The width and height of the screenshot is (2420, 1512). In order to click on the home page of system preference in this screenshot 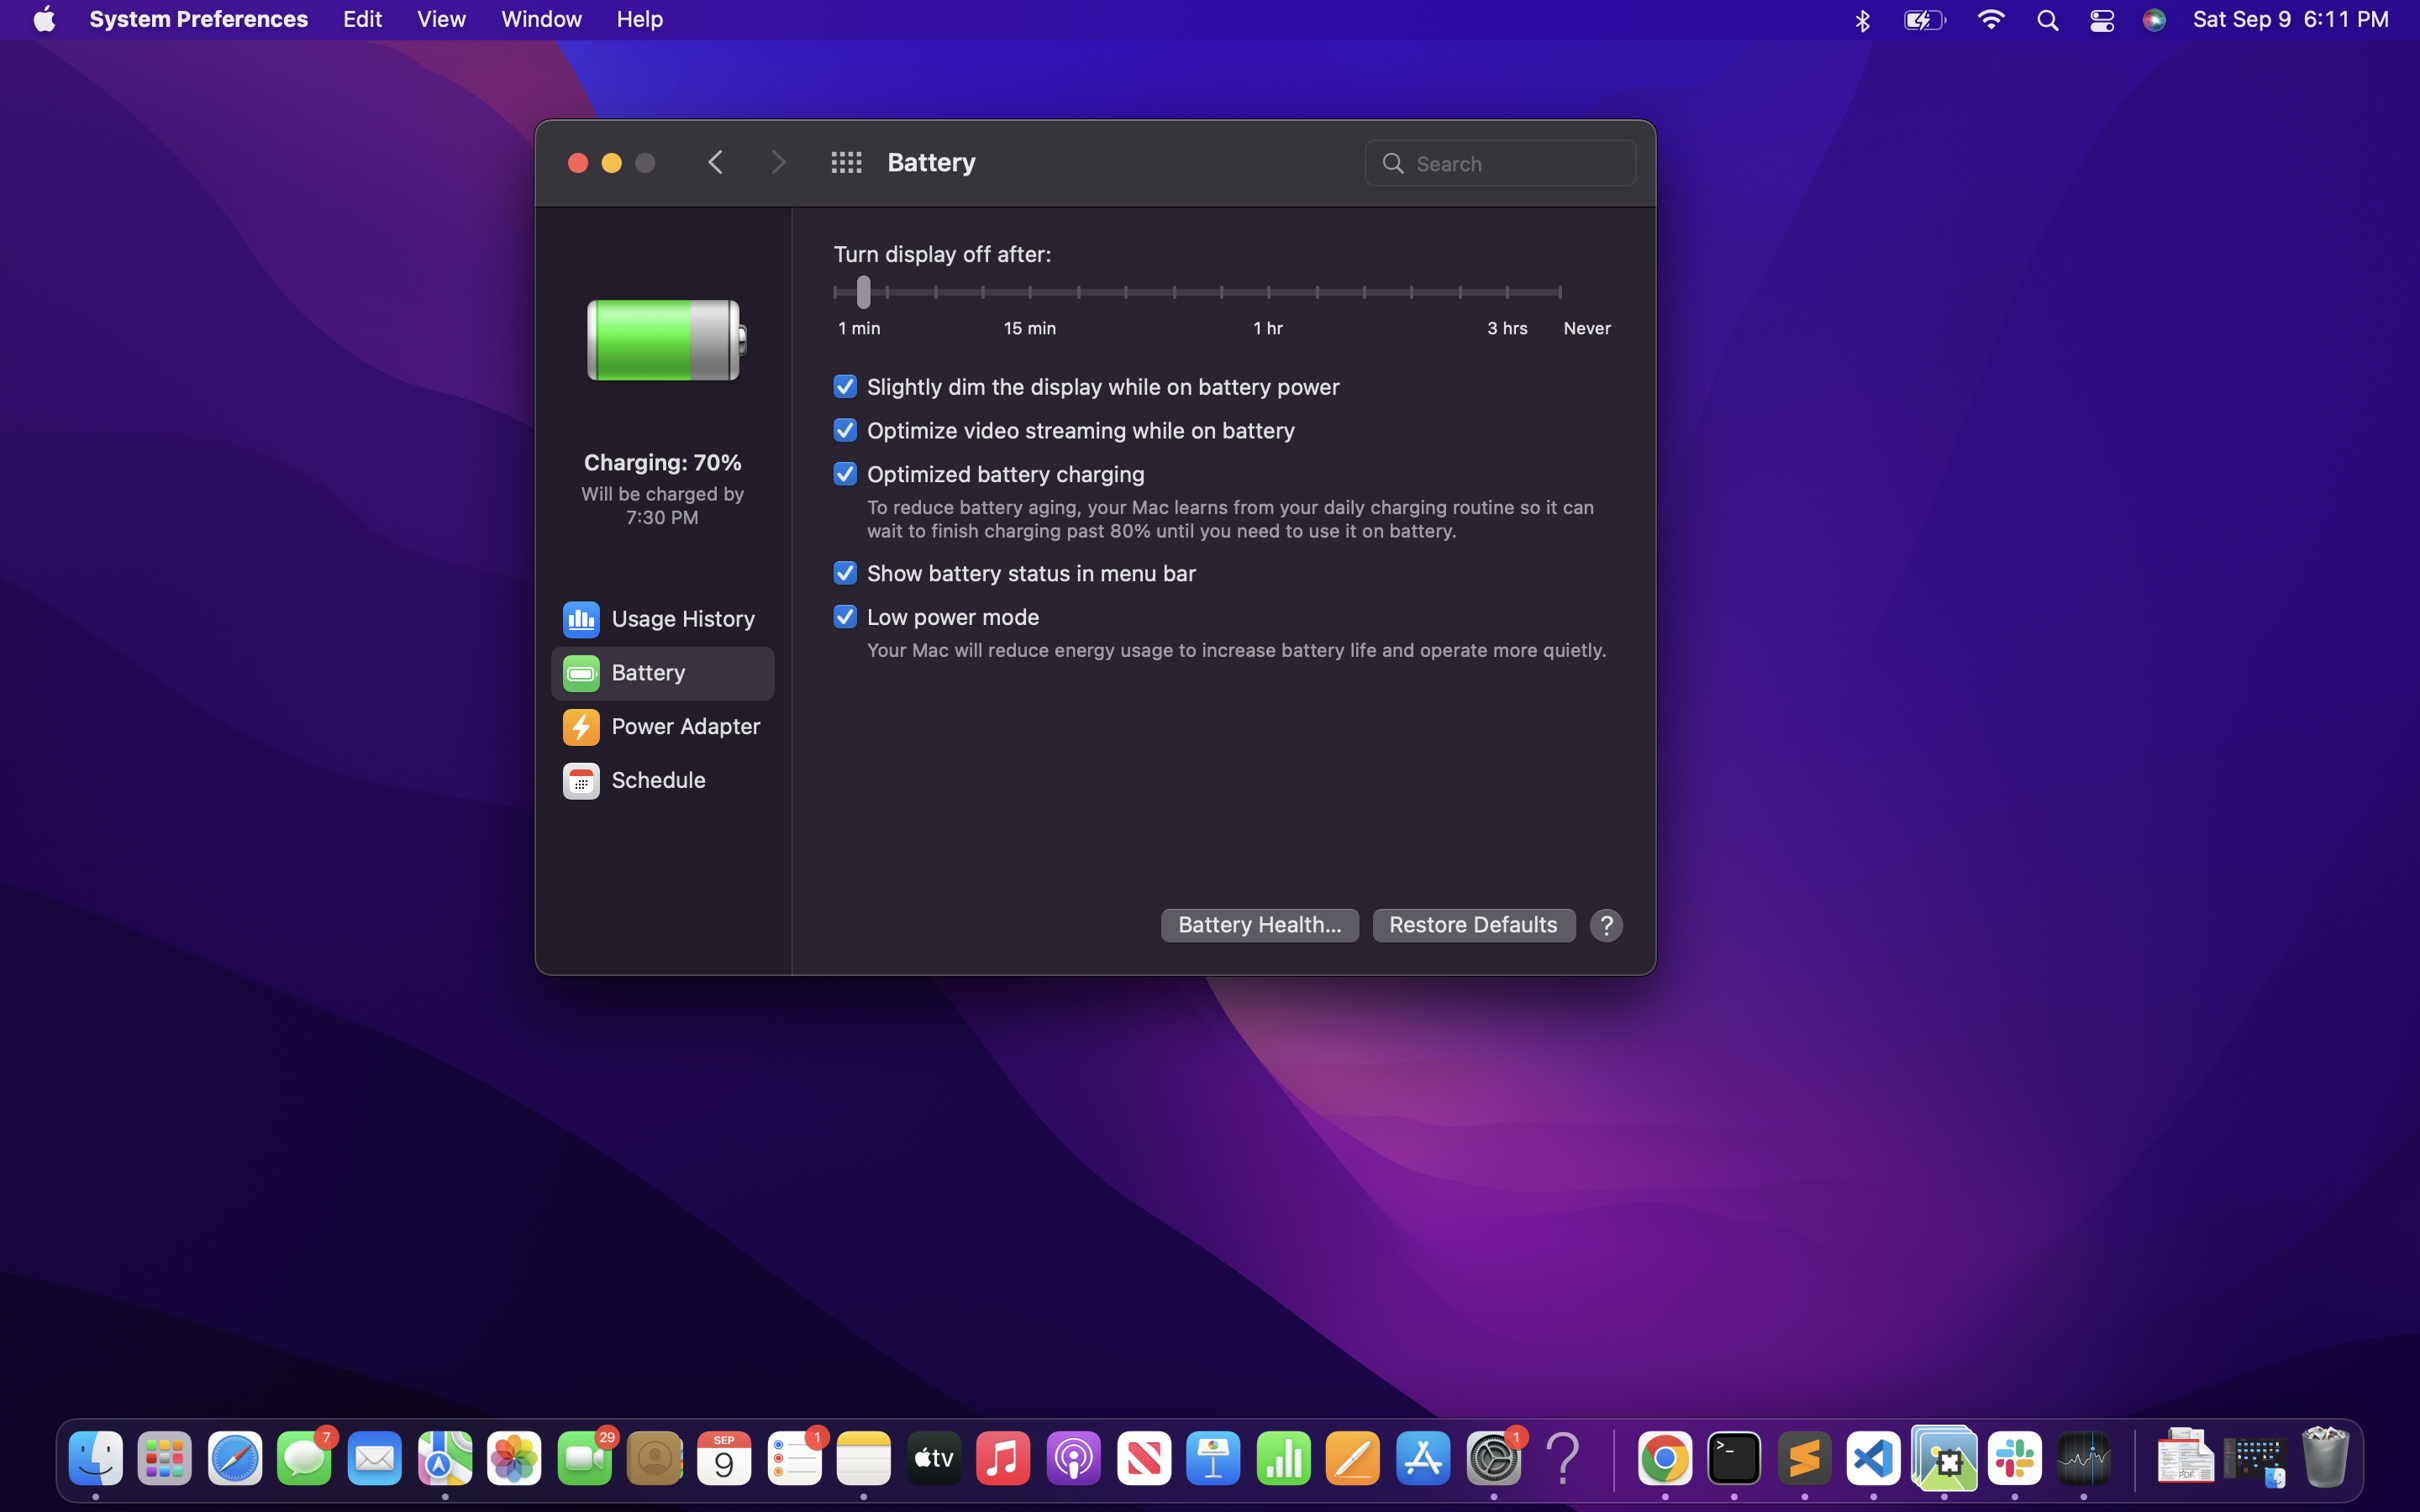, I will do `click(845, 162)`.